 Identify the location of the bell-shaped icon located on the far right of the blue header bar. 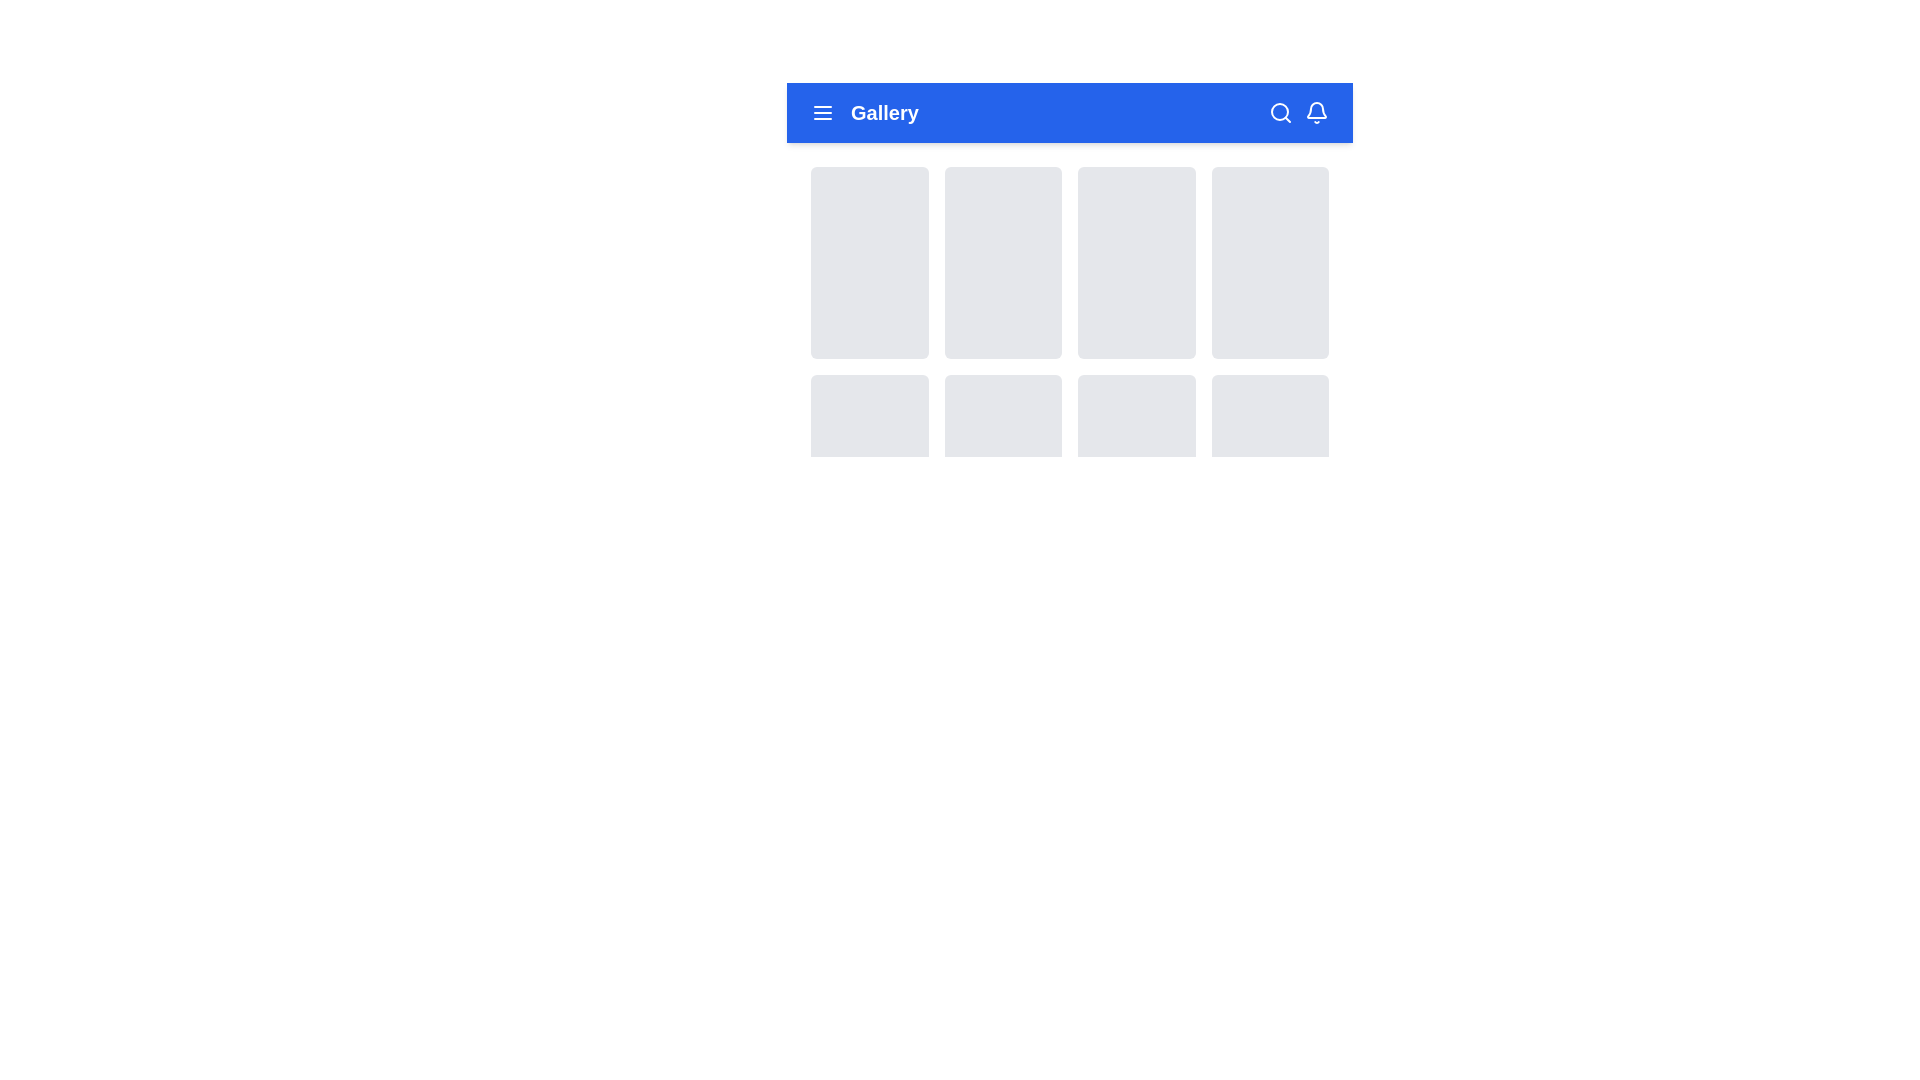
(1316, 112).